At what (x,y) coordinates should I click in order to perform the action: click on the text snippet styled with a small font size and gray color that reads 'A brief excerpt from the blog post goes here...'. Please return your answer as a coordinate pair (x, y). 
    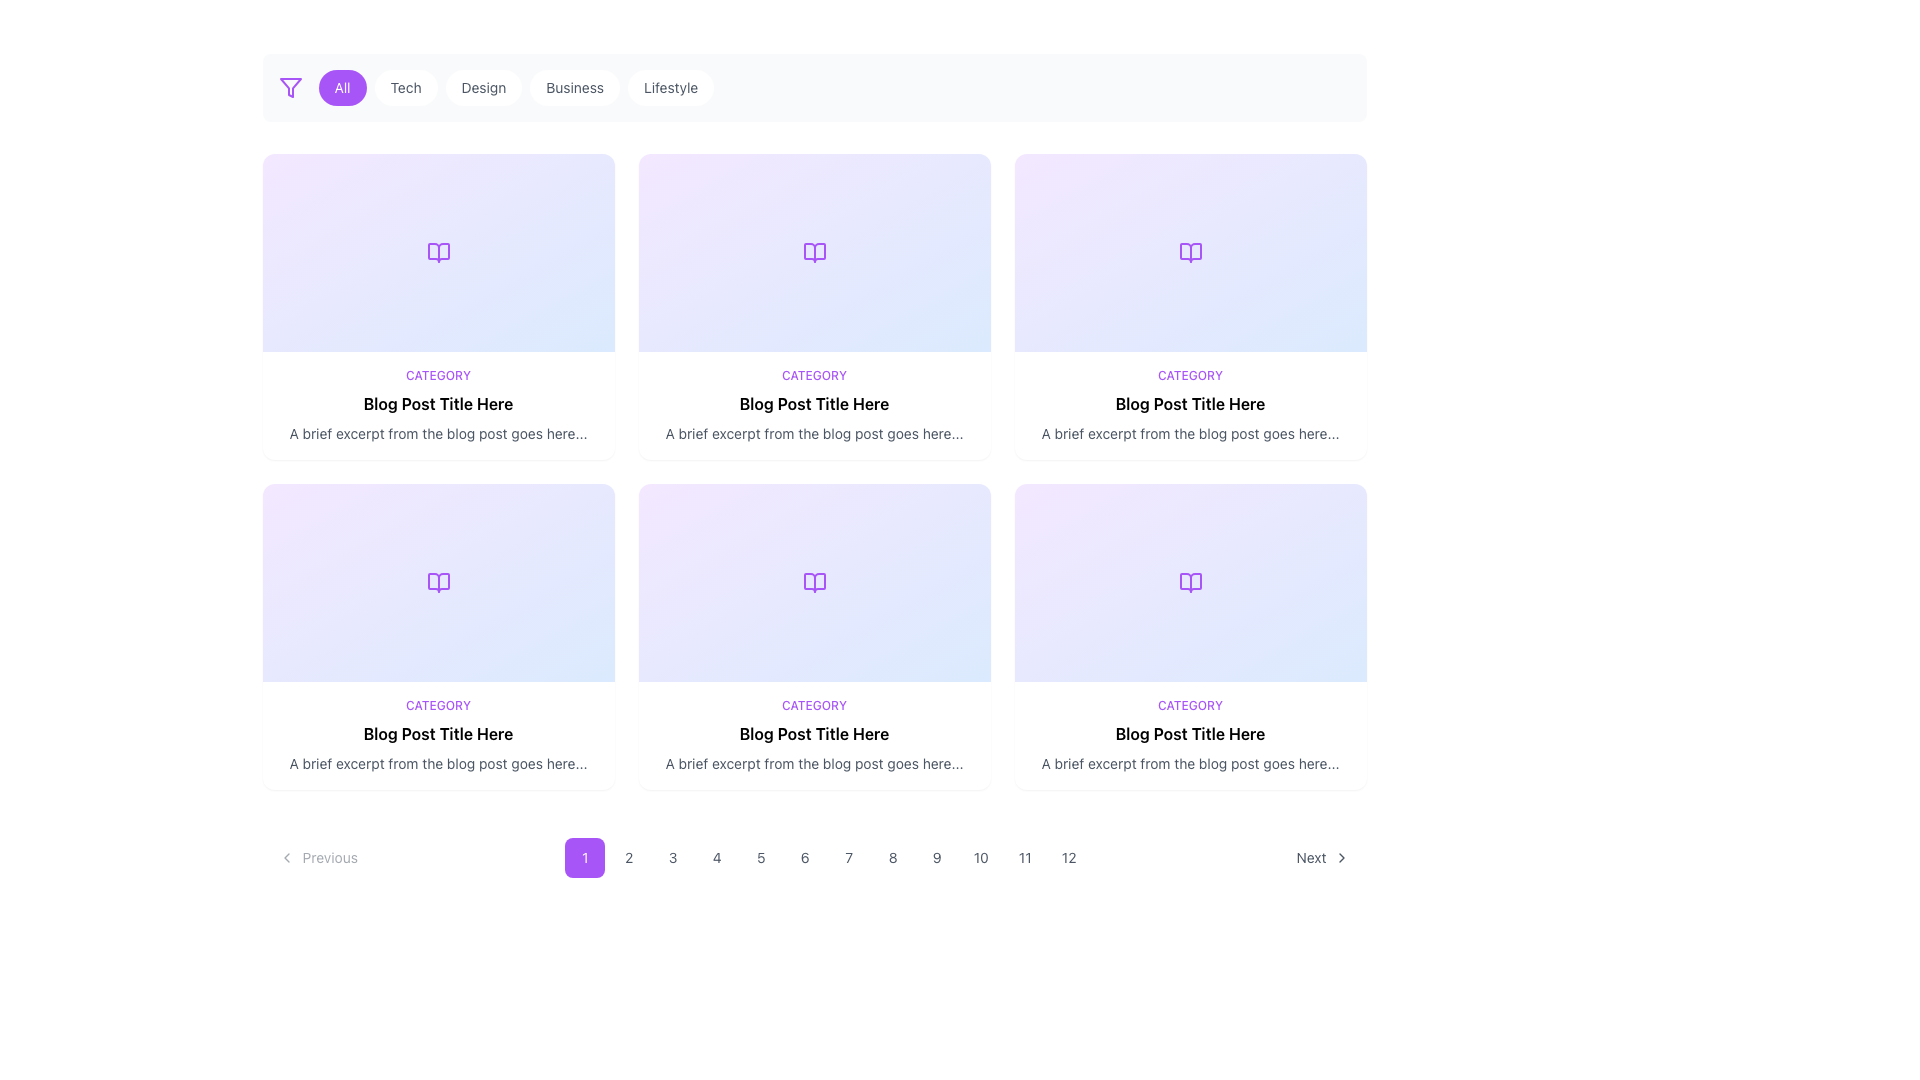
    Looking at the image, I should click on (814, 763).